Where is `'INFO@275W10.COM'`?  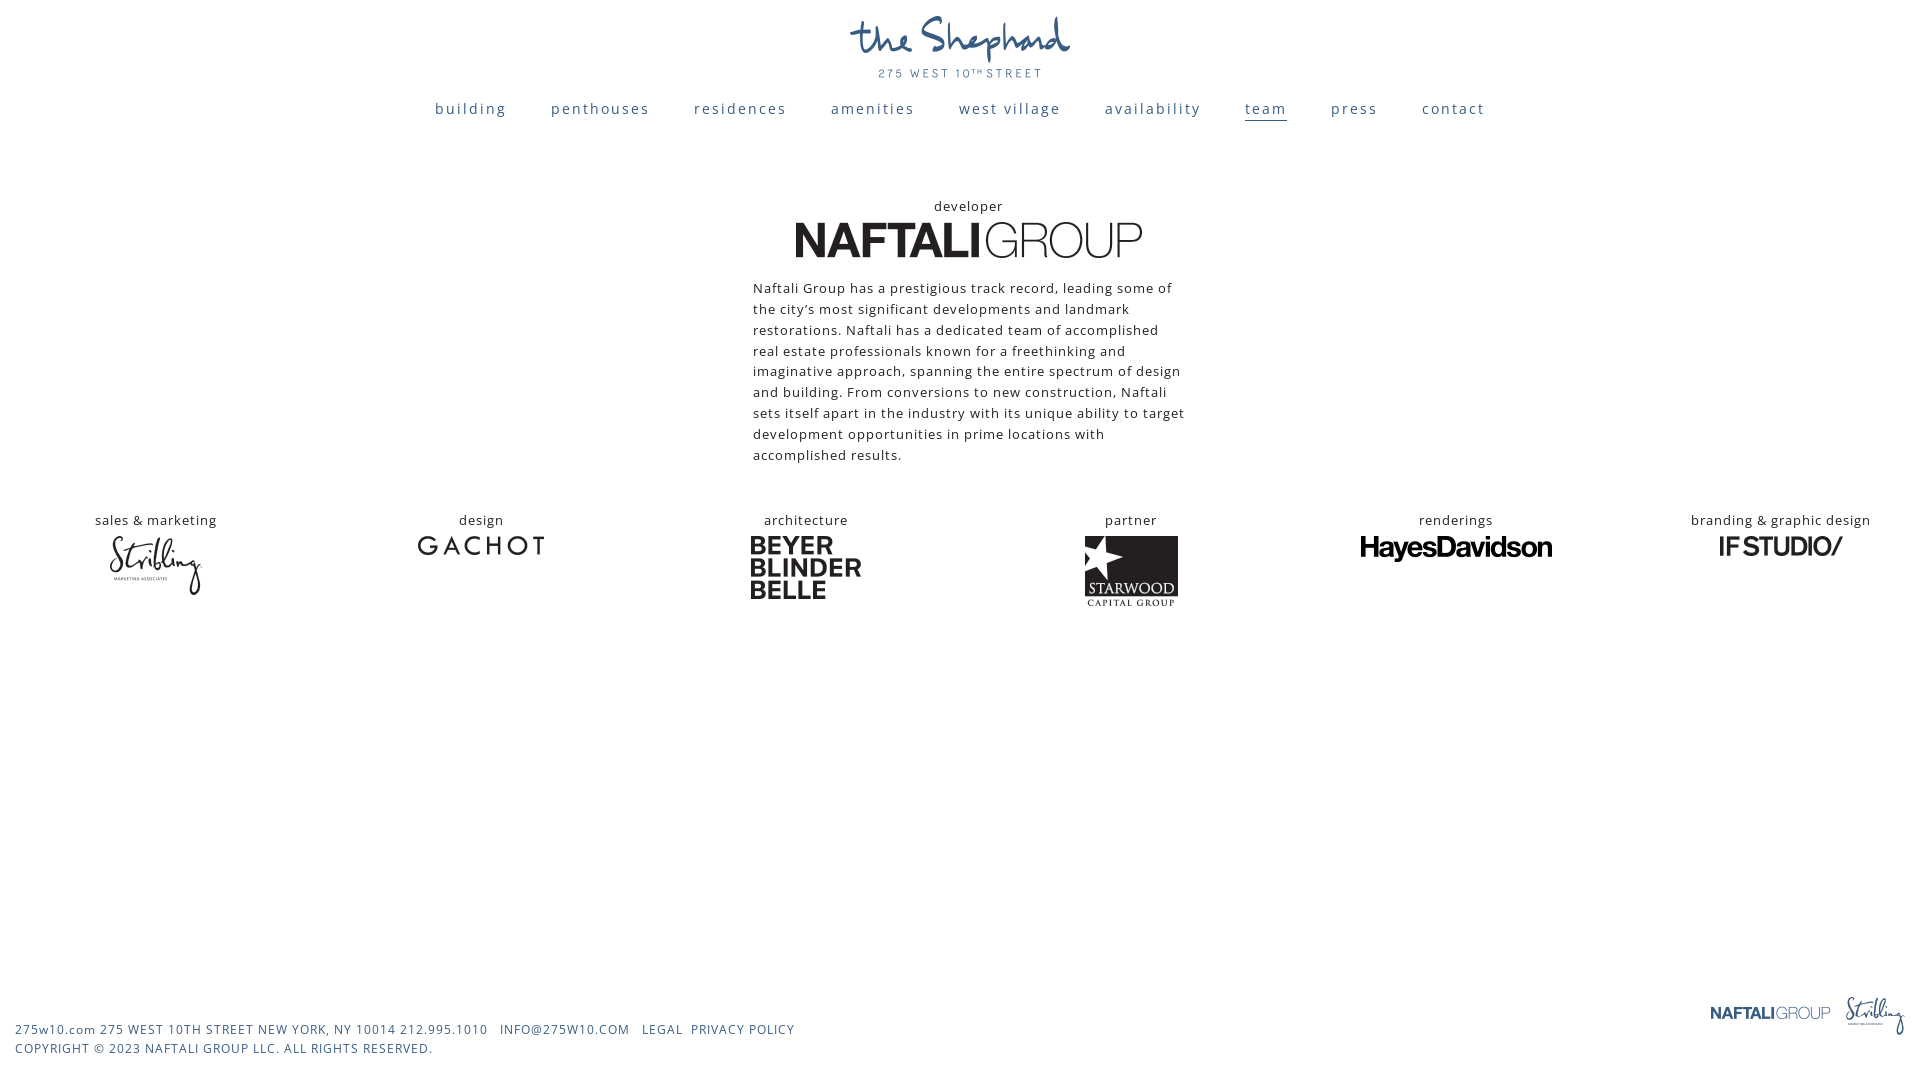 'INFO@275W10.COM' is located at coordinates (564, 1029).